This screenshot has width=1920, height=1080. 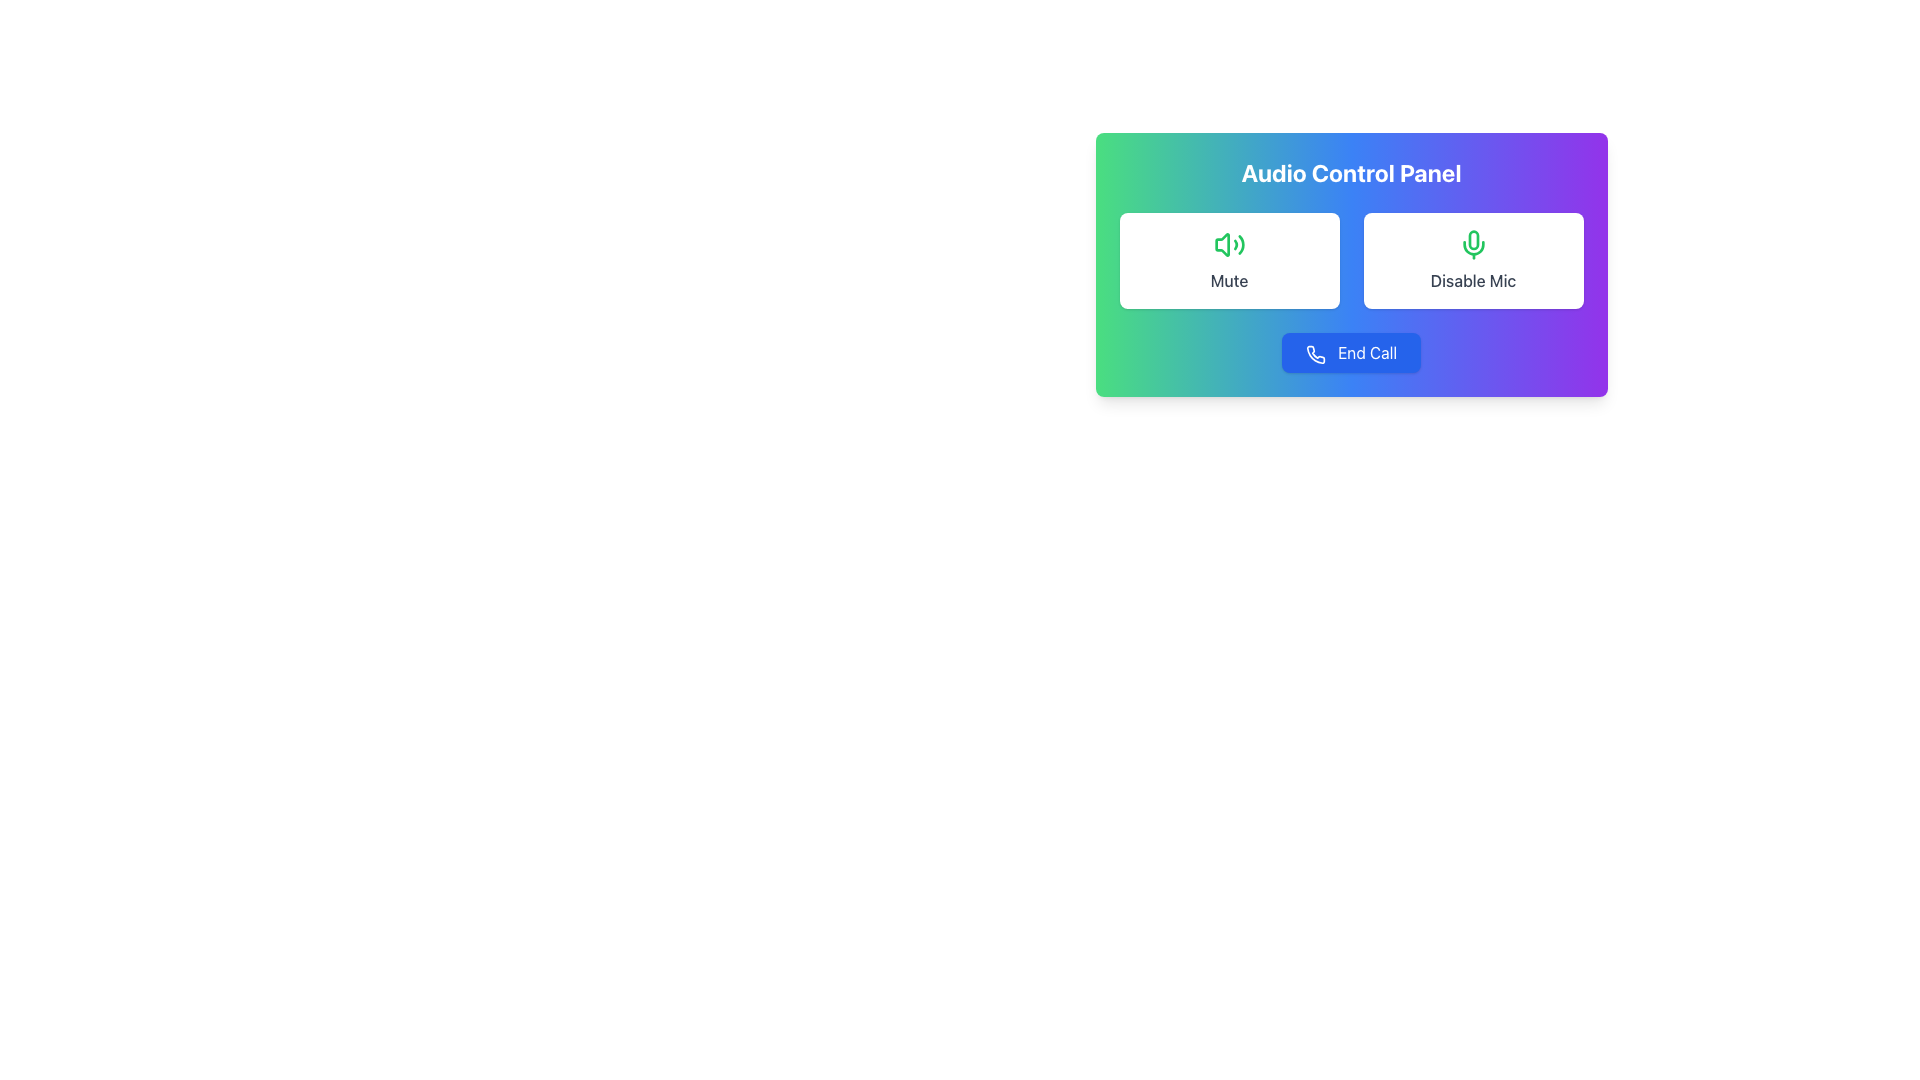 What do you see at coordinates (1315, 353) in the screenshot?
I see `the stylized telephone handset icon located within the blue 'End Call' button` at bounding box center [1315, 353].